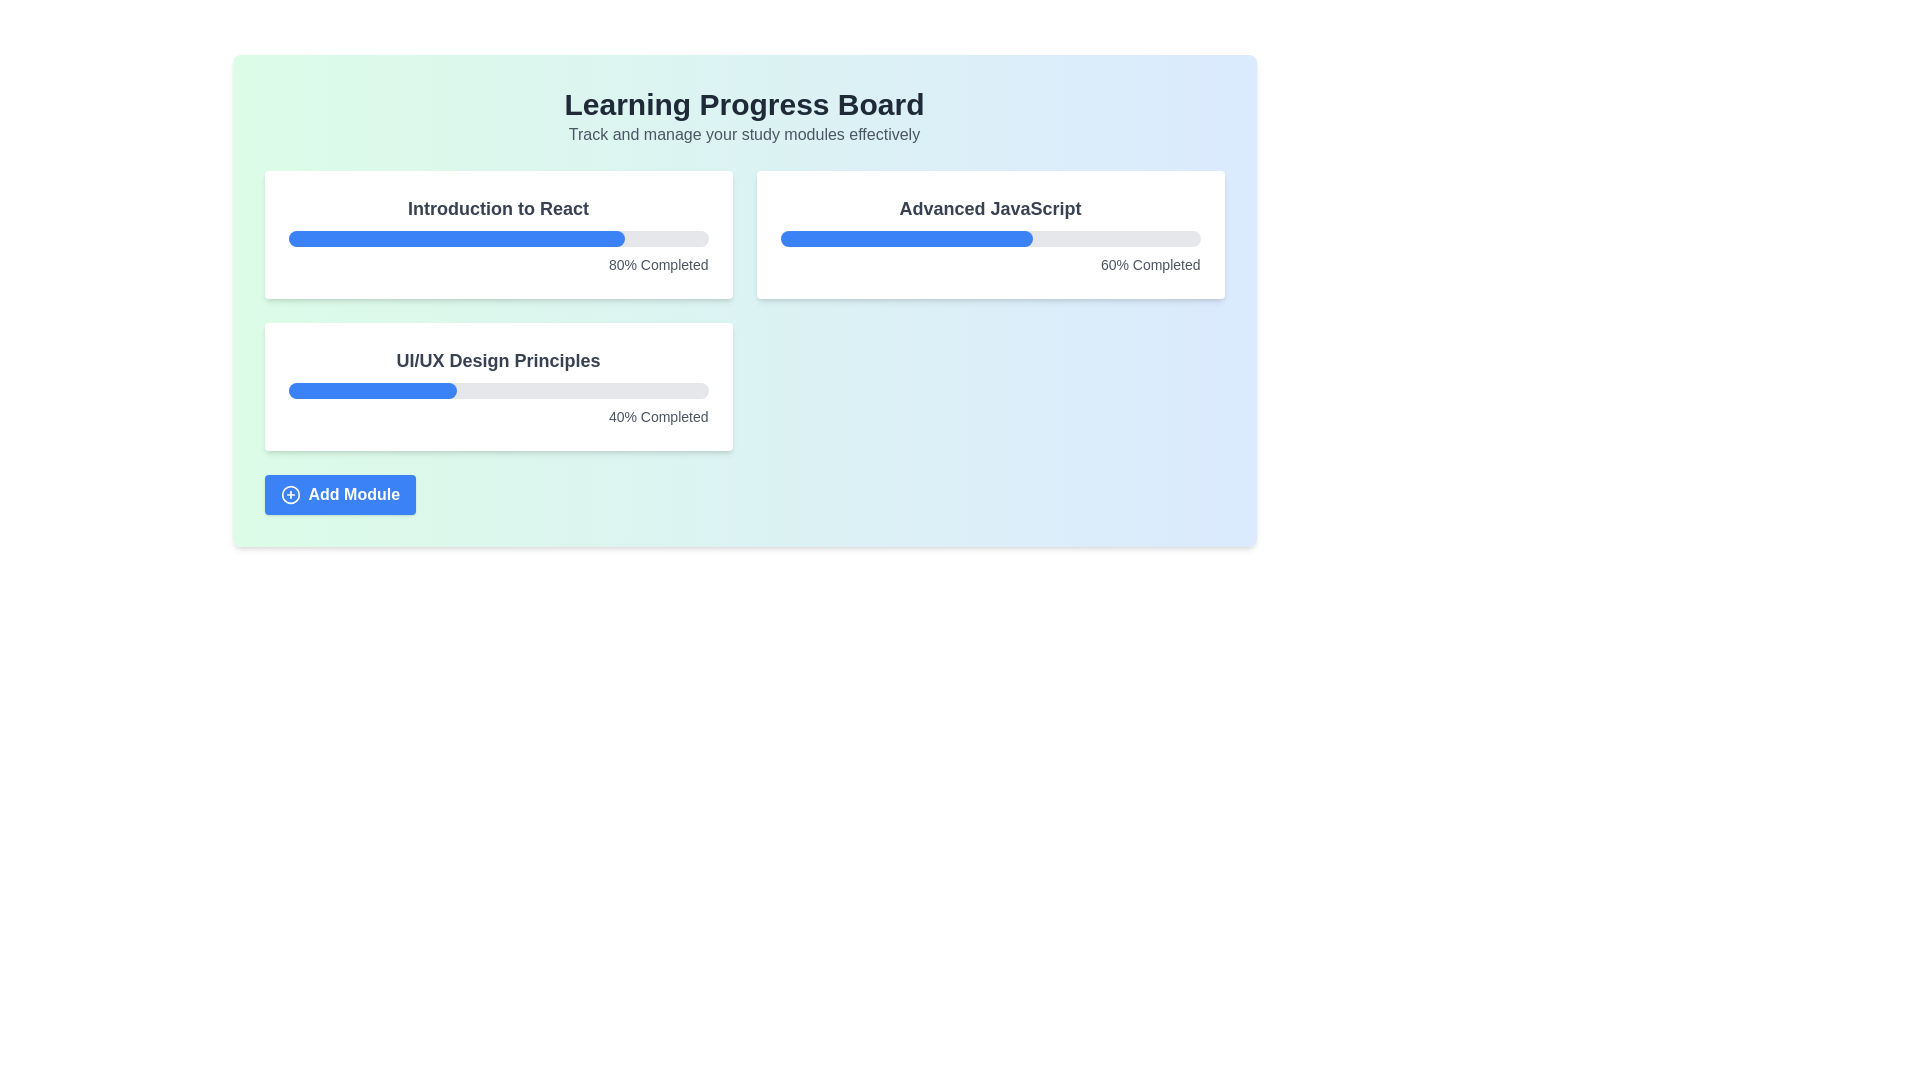  I want to click on the text label displaying 'Introduction to React', which is styled prominently and located at the top of the learning module card on the left side of the dashboard, so click(498, 208).